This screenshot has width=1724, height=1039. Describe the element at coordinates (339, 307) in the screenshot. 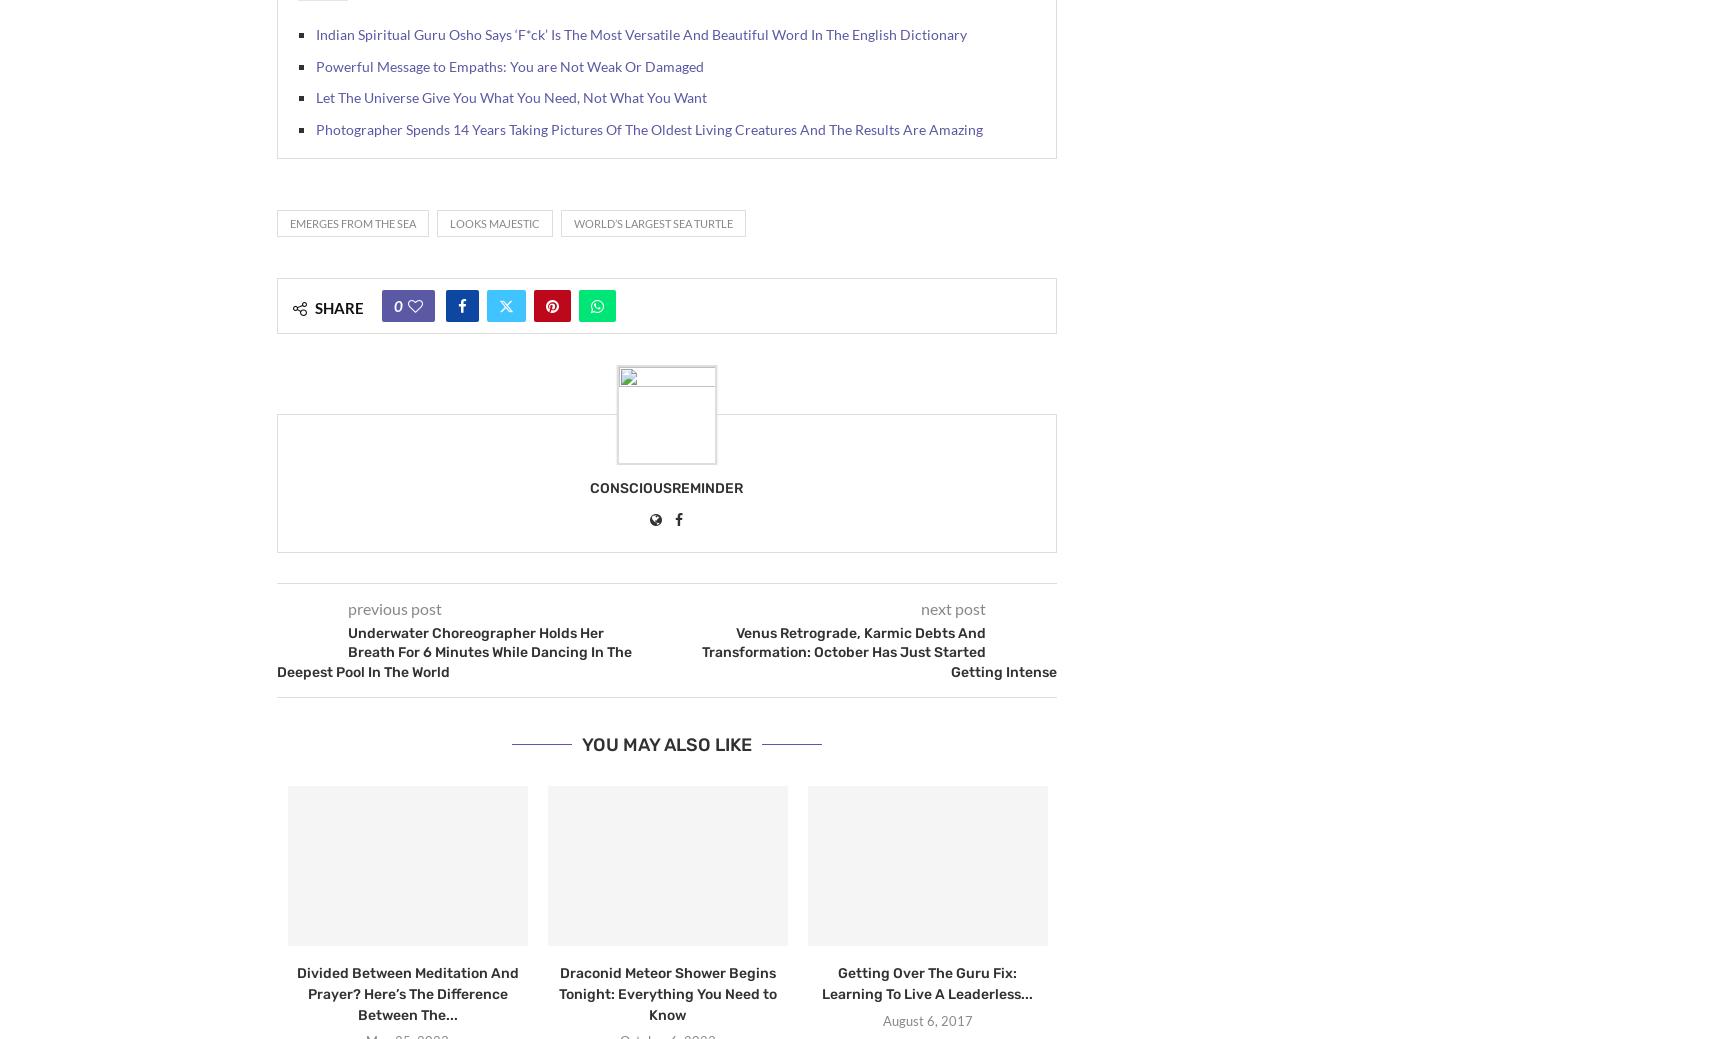

I see `'Share'` at that location.